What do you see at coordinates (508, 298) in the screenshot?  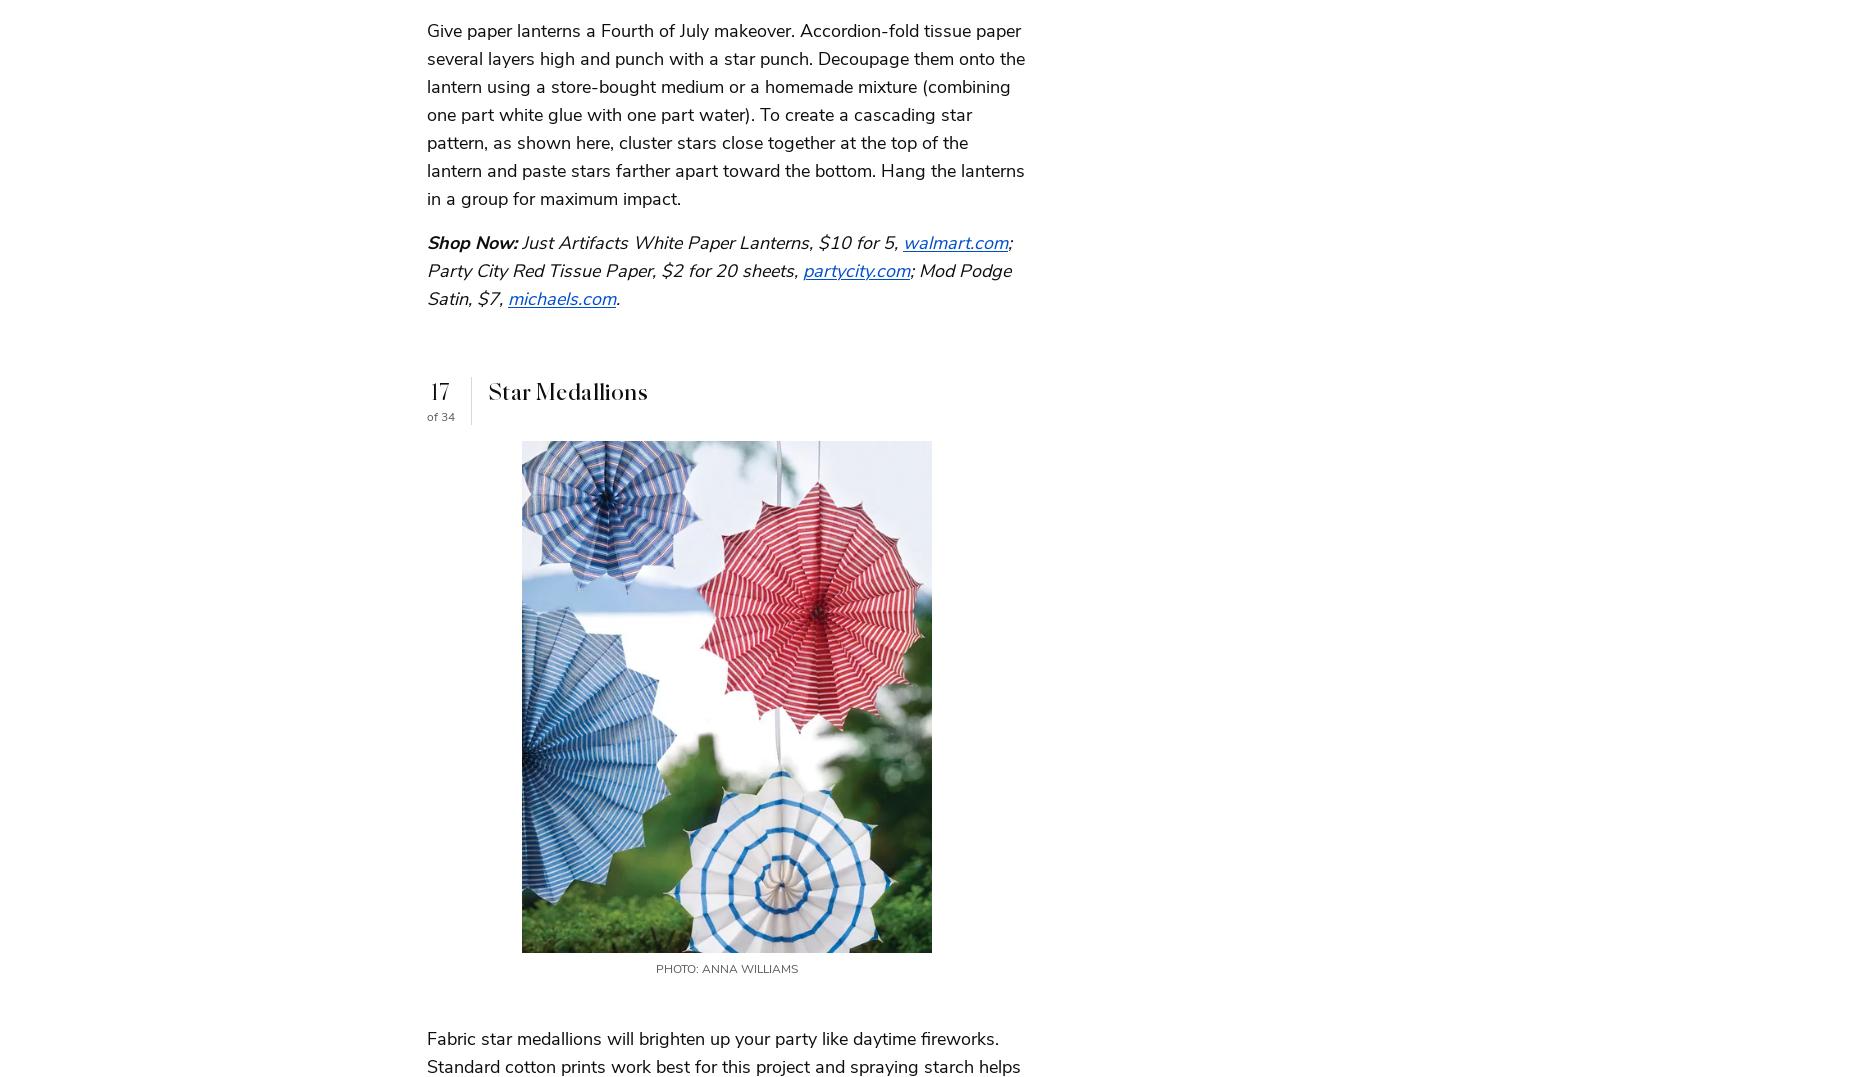 I see `'michaels.com'` at bounding box center [508, 298].